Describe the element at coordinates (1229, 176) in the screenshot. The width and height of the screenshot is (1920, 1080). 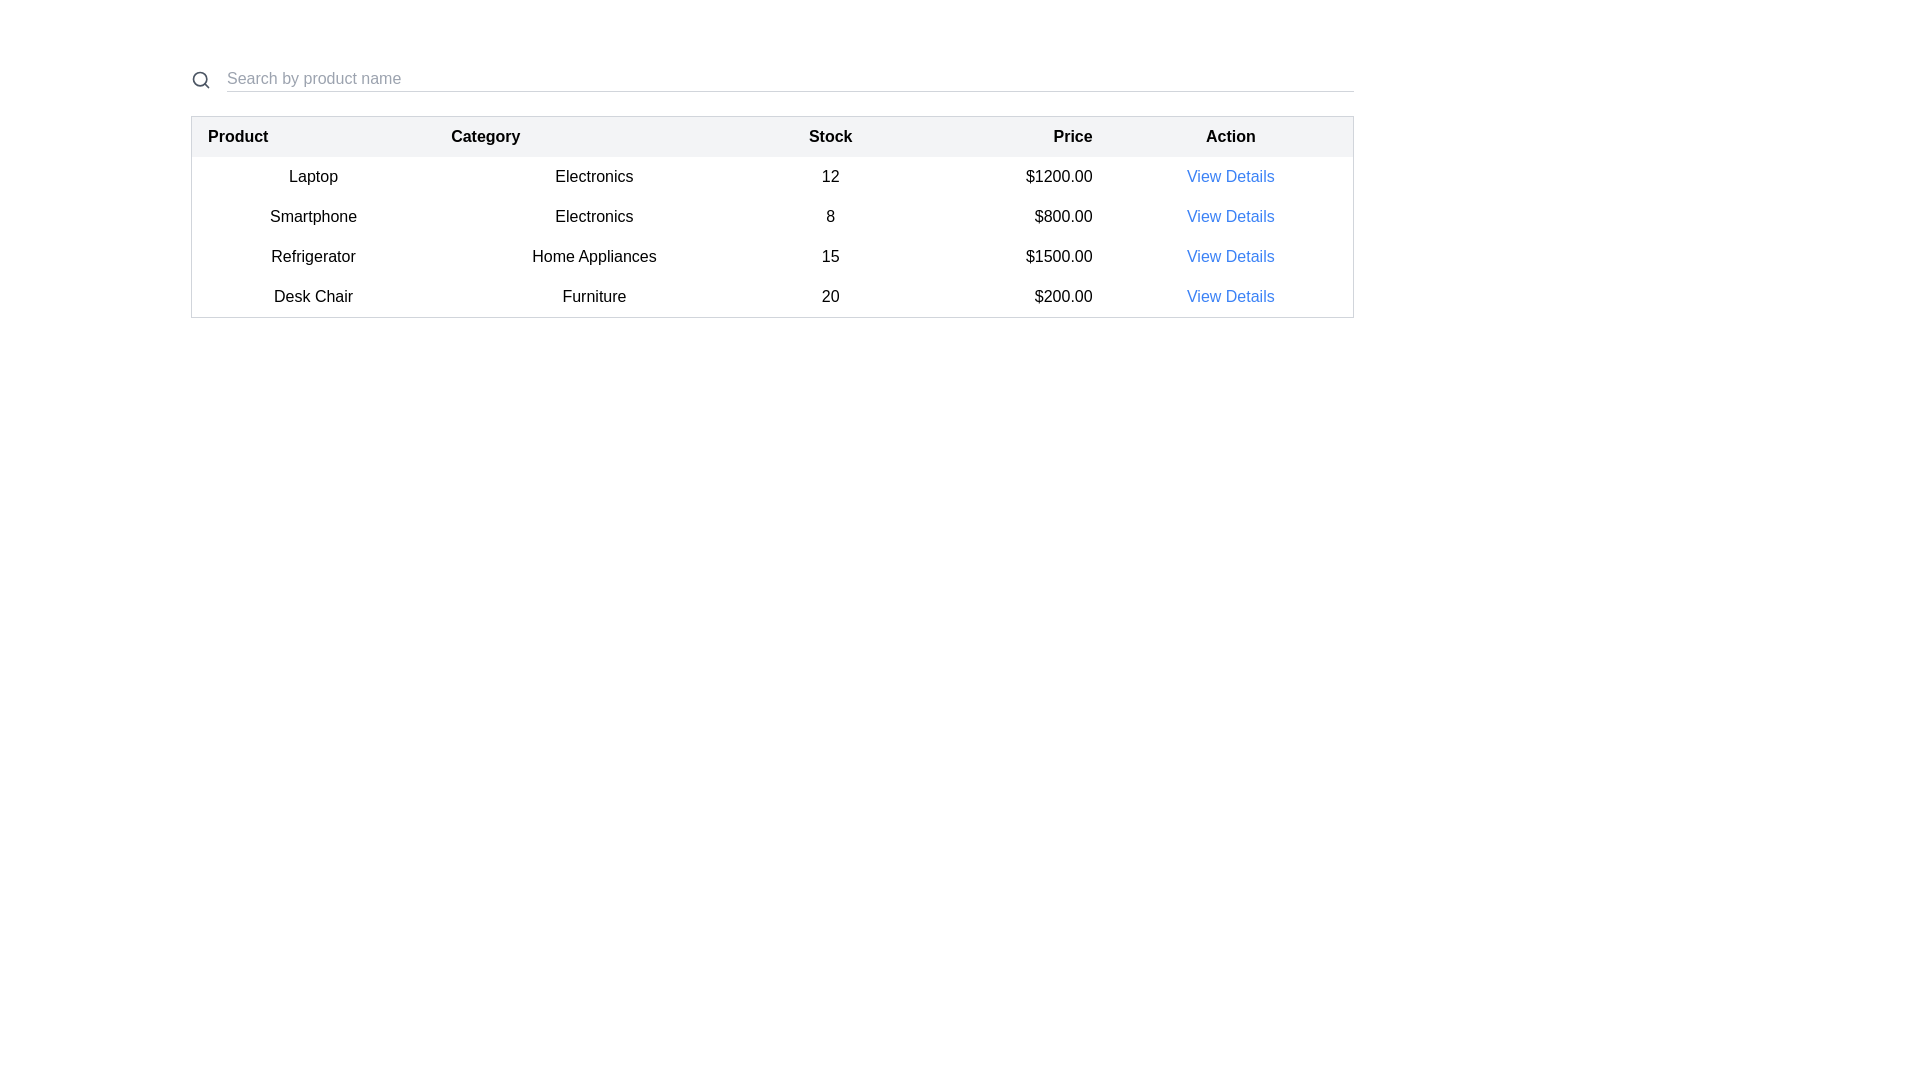
I see `the 'View Details' link in the topmost row of the 'Action' column of the table, which is adjacent to the 'Price' column displaying $1200.00 for the 'Laptop' product` at that location.